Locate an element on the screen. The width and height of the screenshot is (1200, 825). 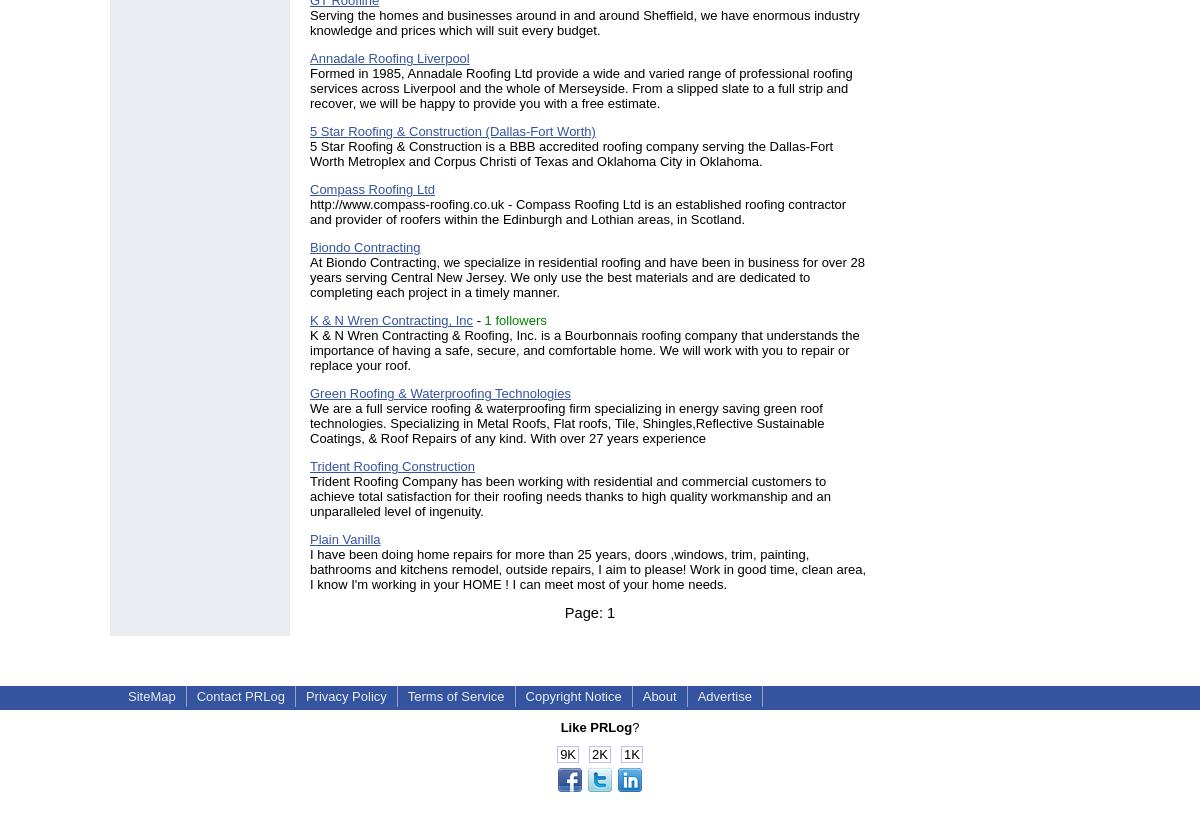
'5 Star Roofing & Construction (Dallas-Fort Worth)' is located at coordinates (309, 130).